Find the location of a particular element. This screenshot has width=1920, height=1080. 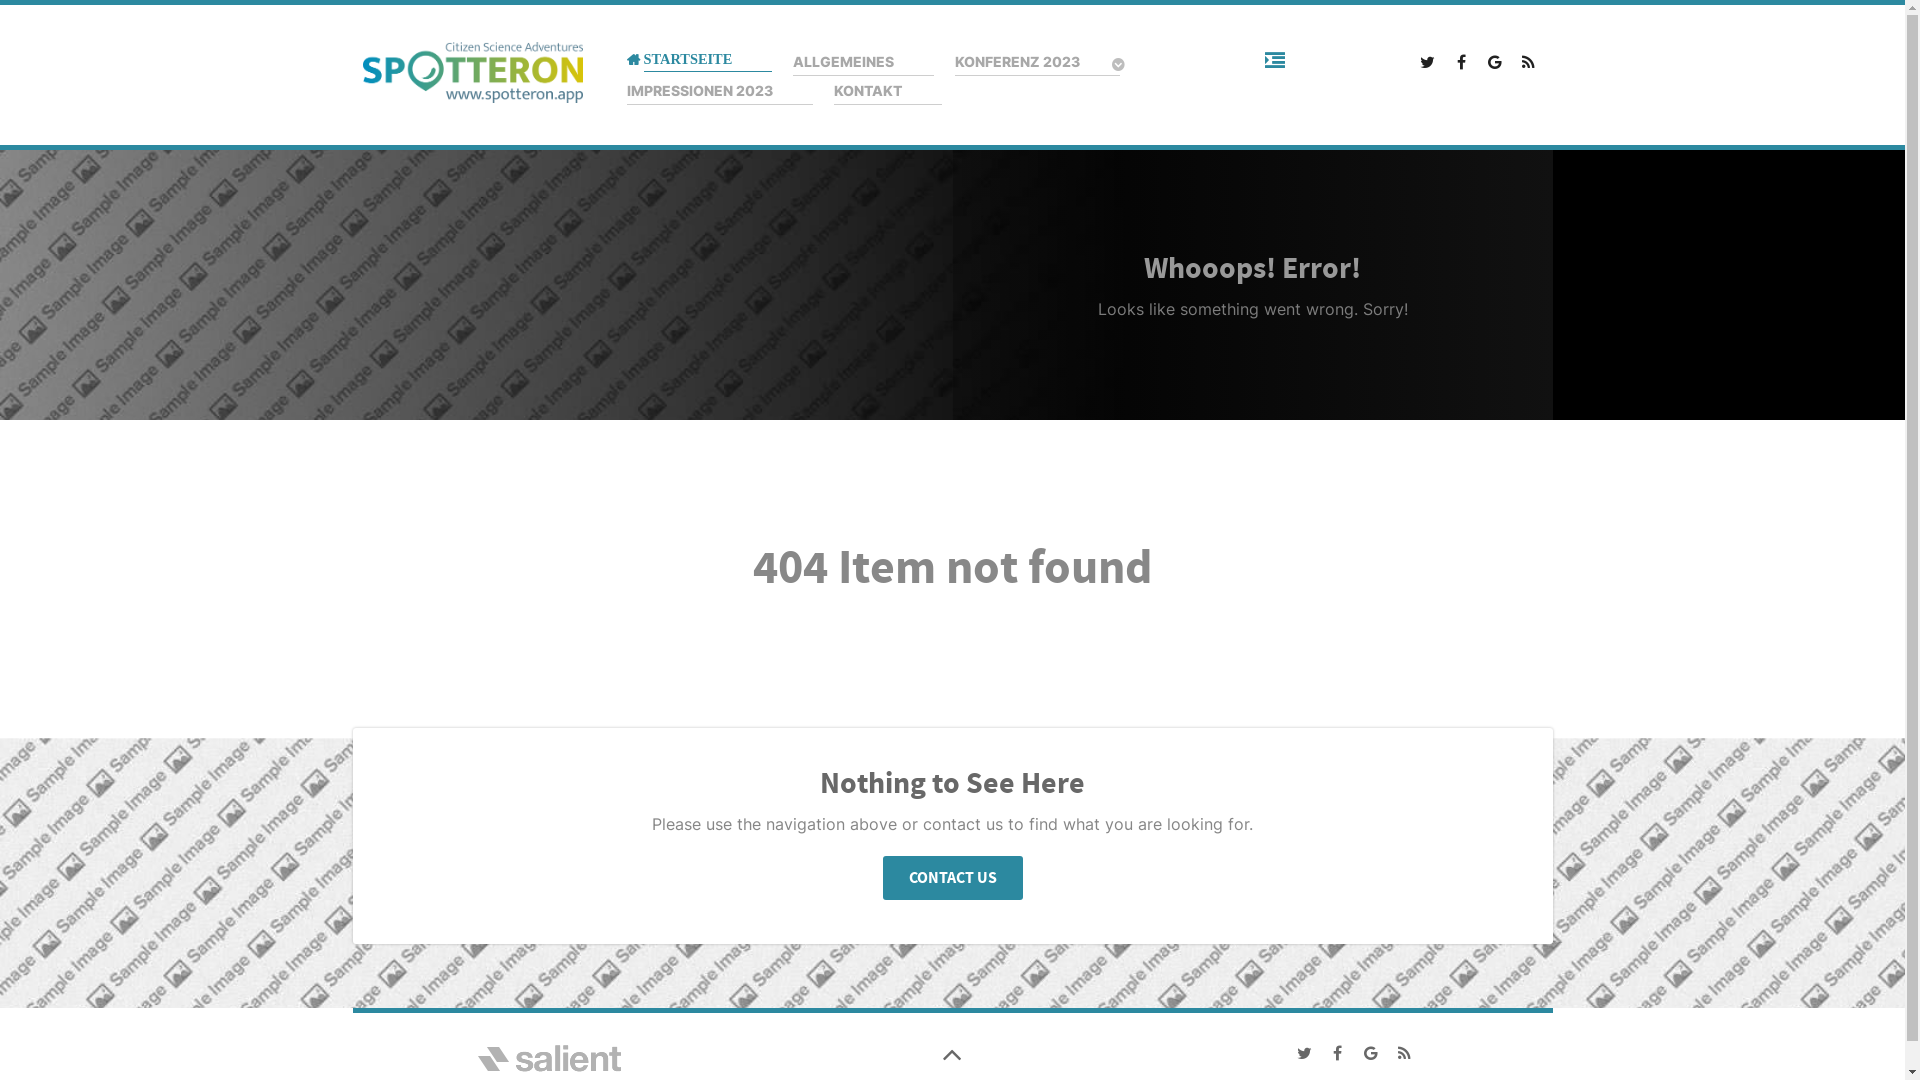

'ALLGEMEINES' is located at coordinates (863, 60).